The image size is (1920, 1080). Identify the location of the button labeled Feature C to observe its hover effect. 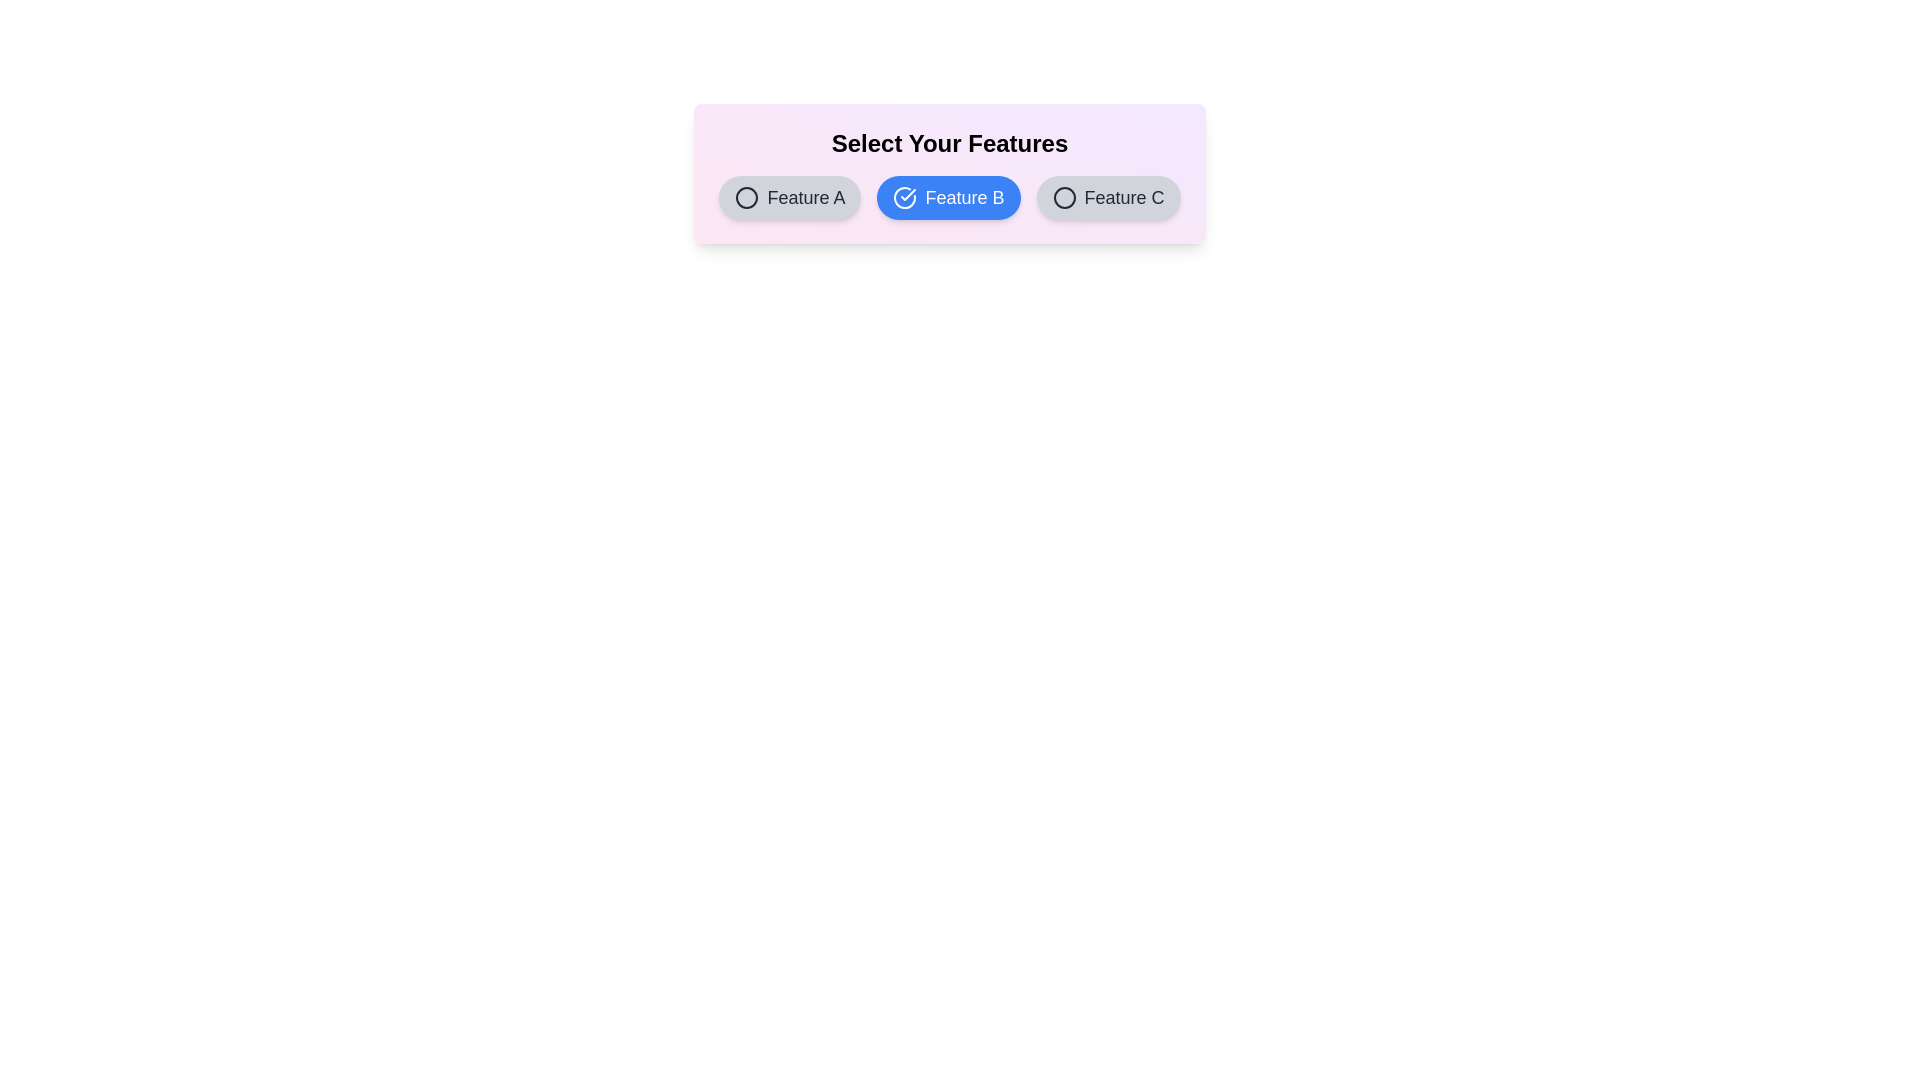
(1107, 197).